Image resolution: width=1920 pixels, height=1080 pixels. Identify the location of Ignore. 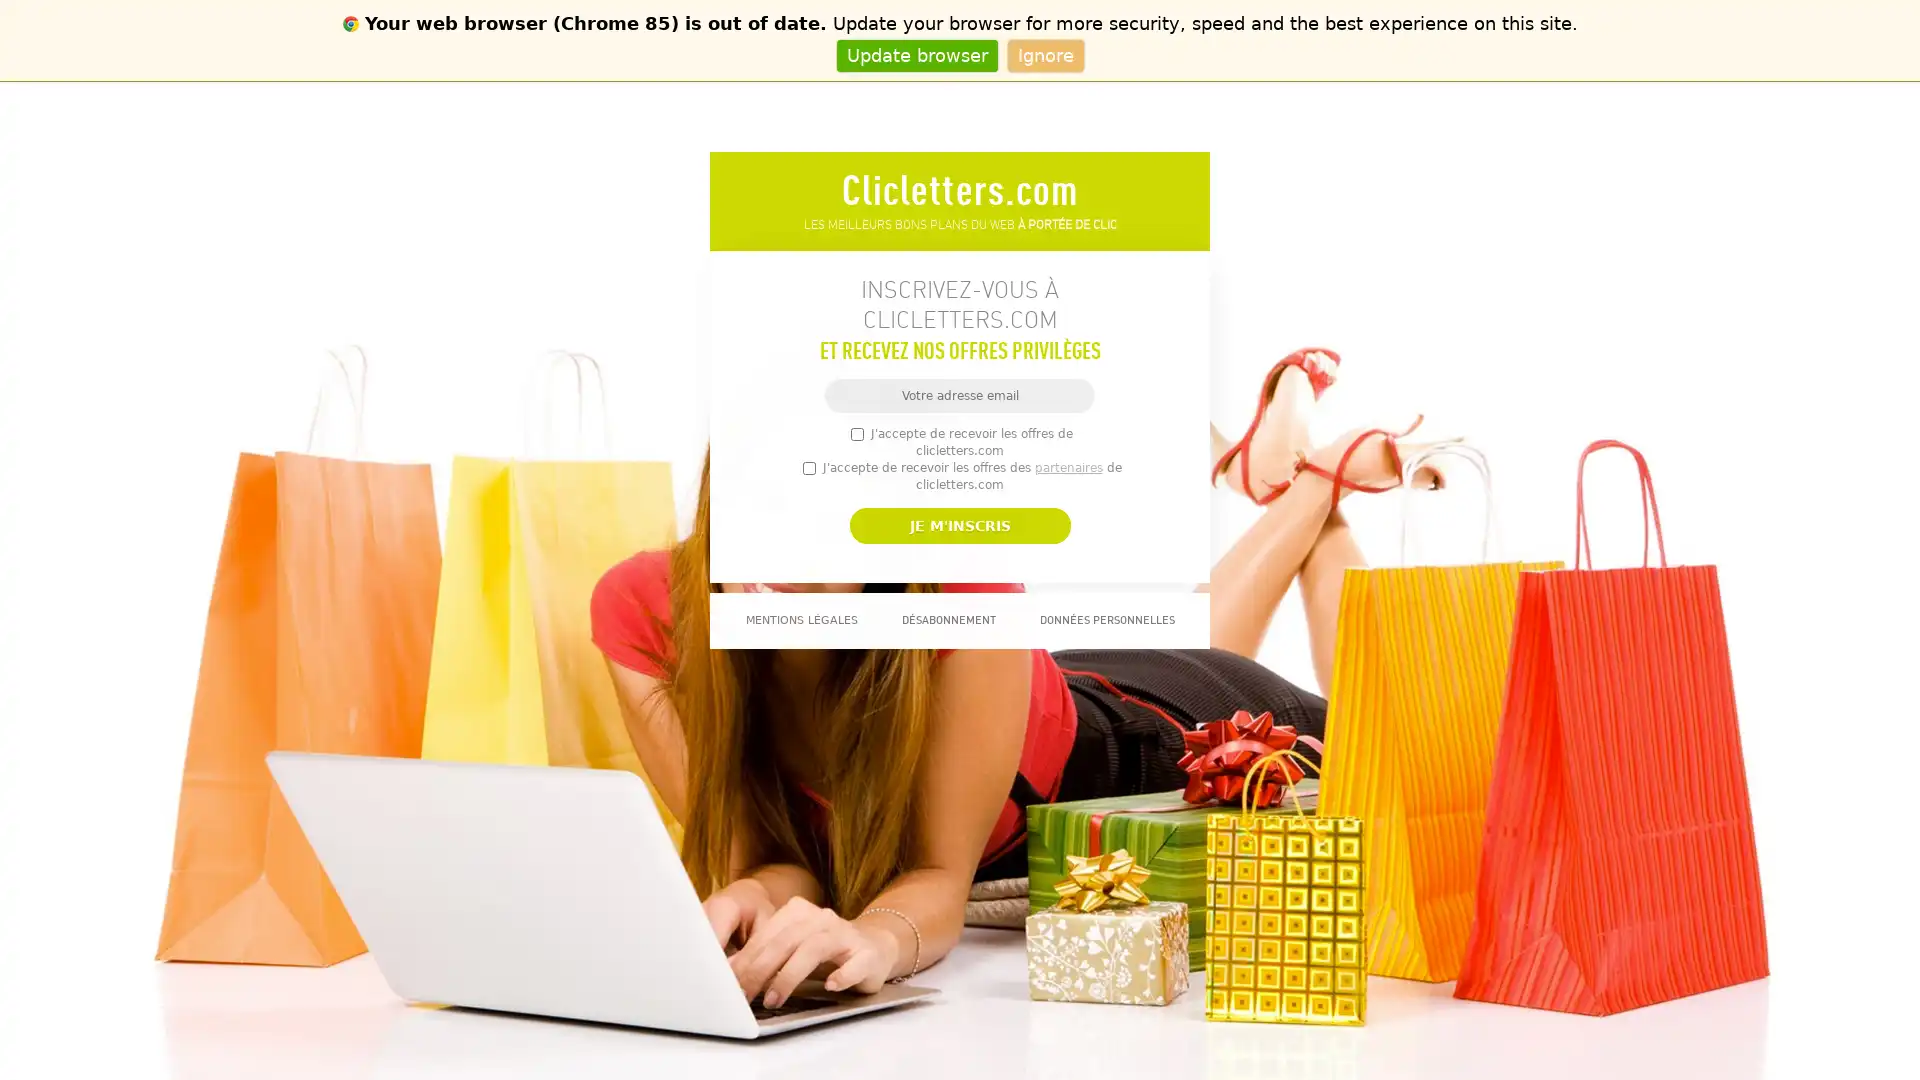
(1044, 54).